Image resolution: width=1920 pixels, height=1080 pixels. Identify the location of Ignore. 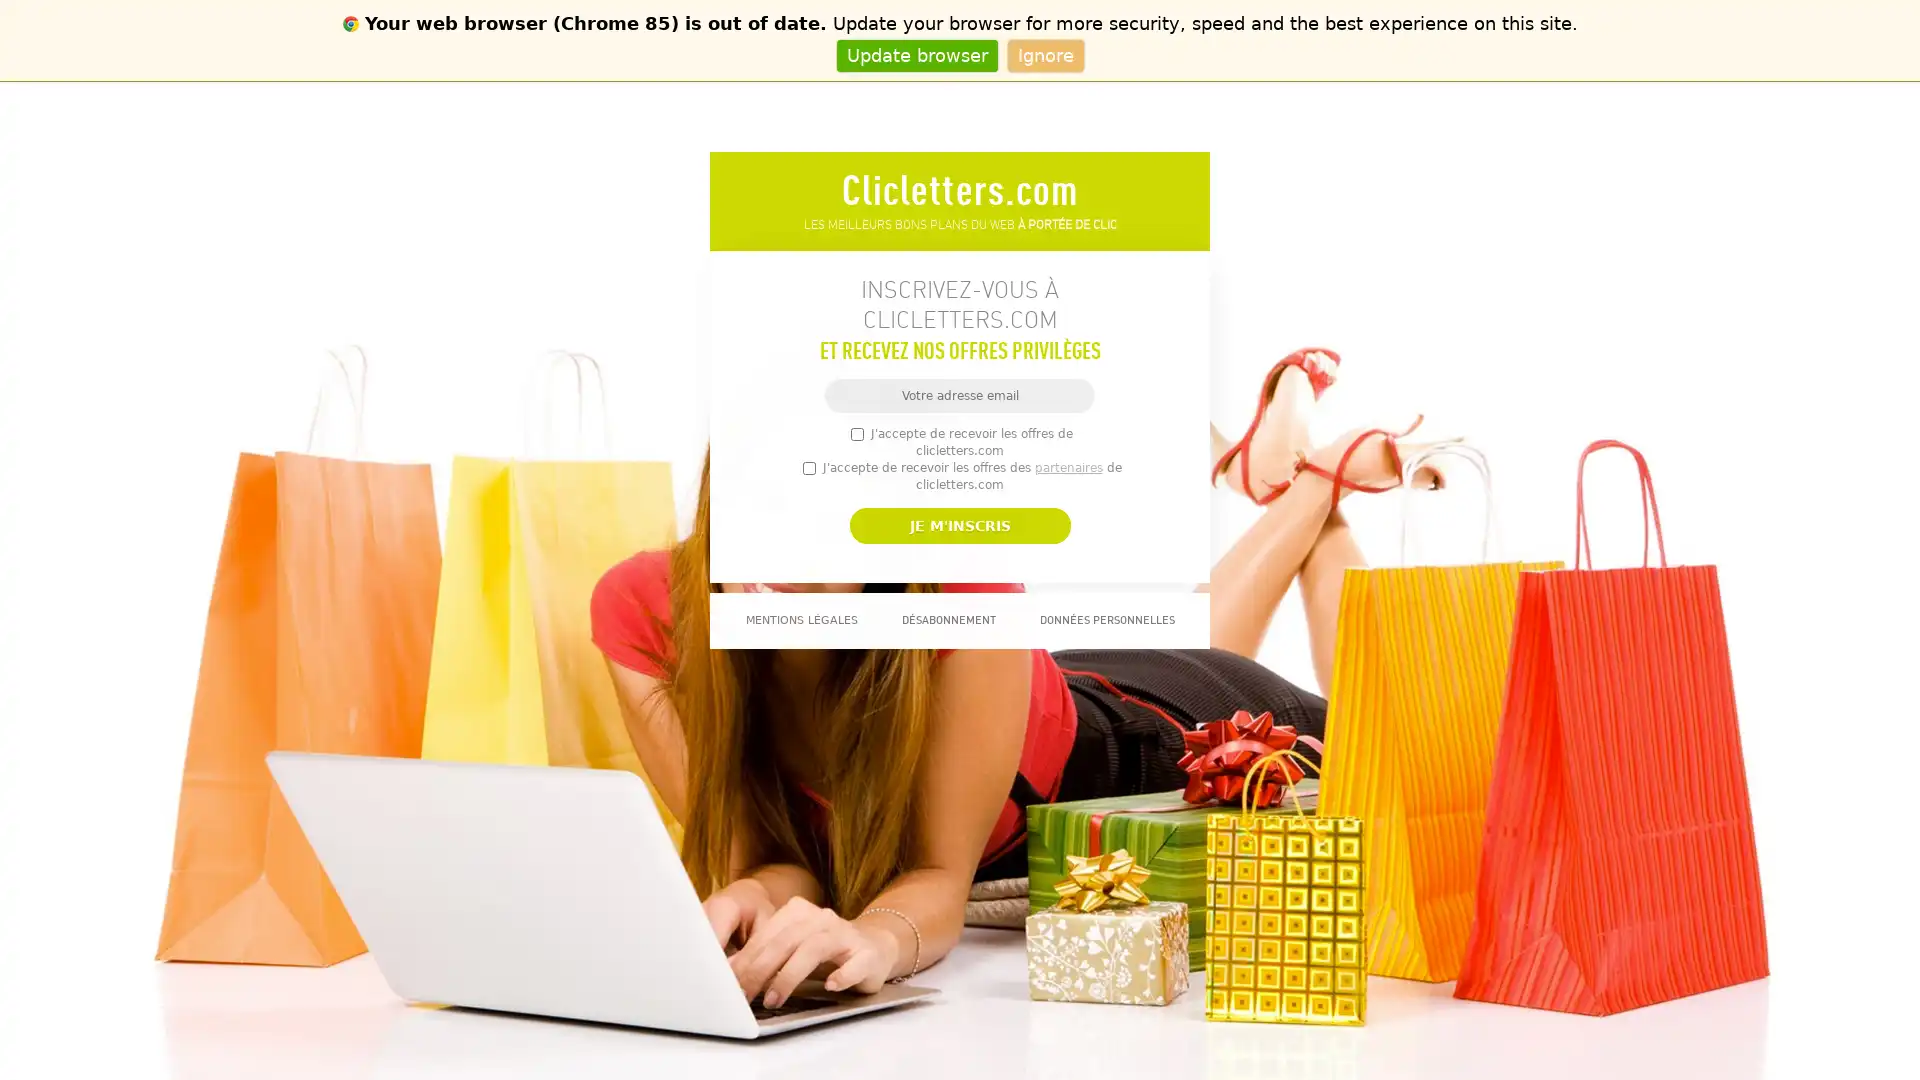
(1044, 54).